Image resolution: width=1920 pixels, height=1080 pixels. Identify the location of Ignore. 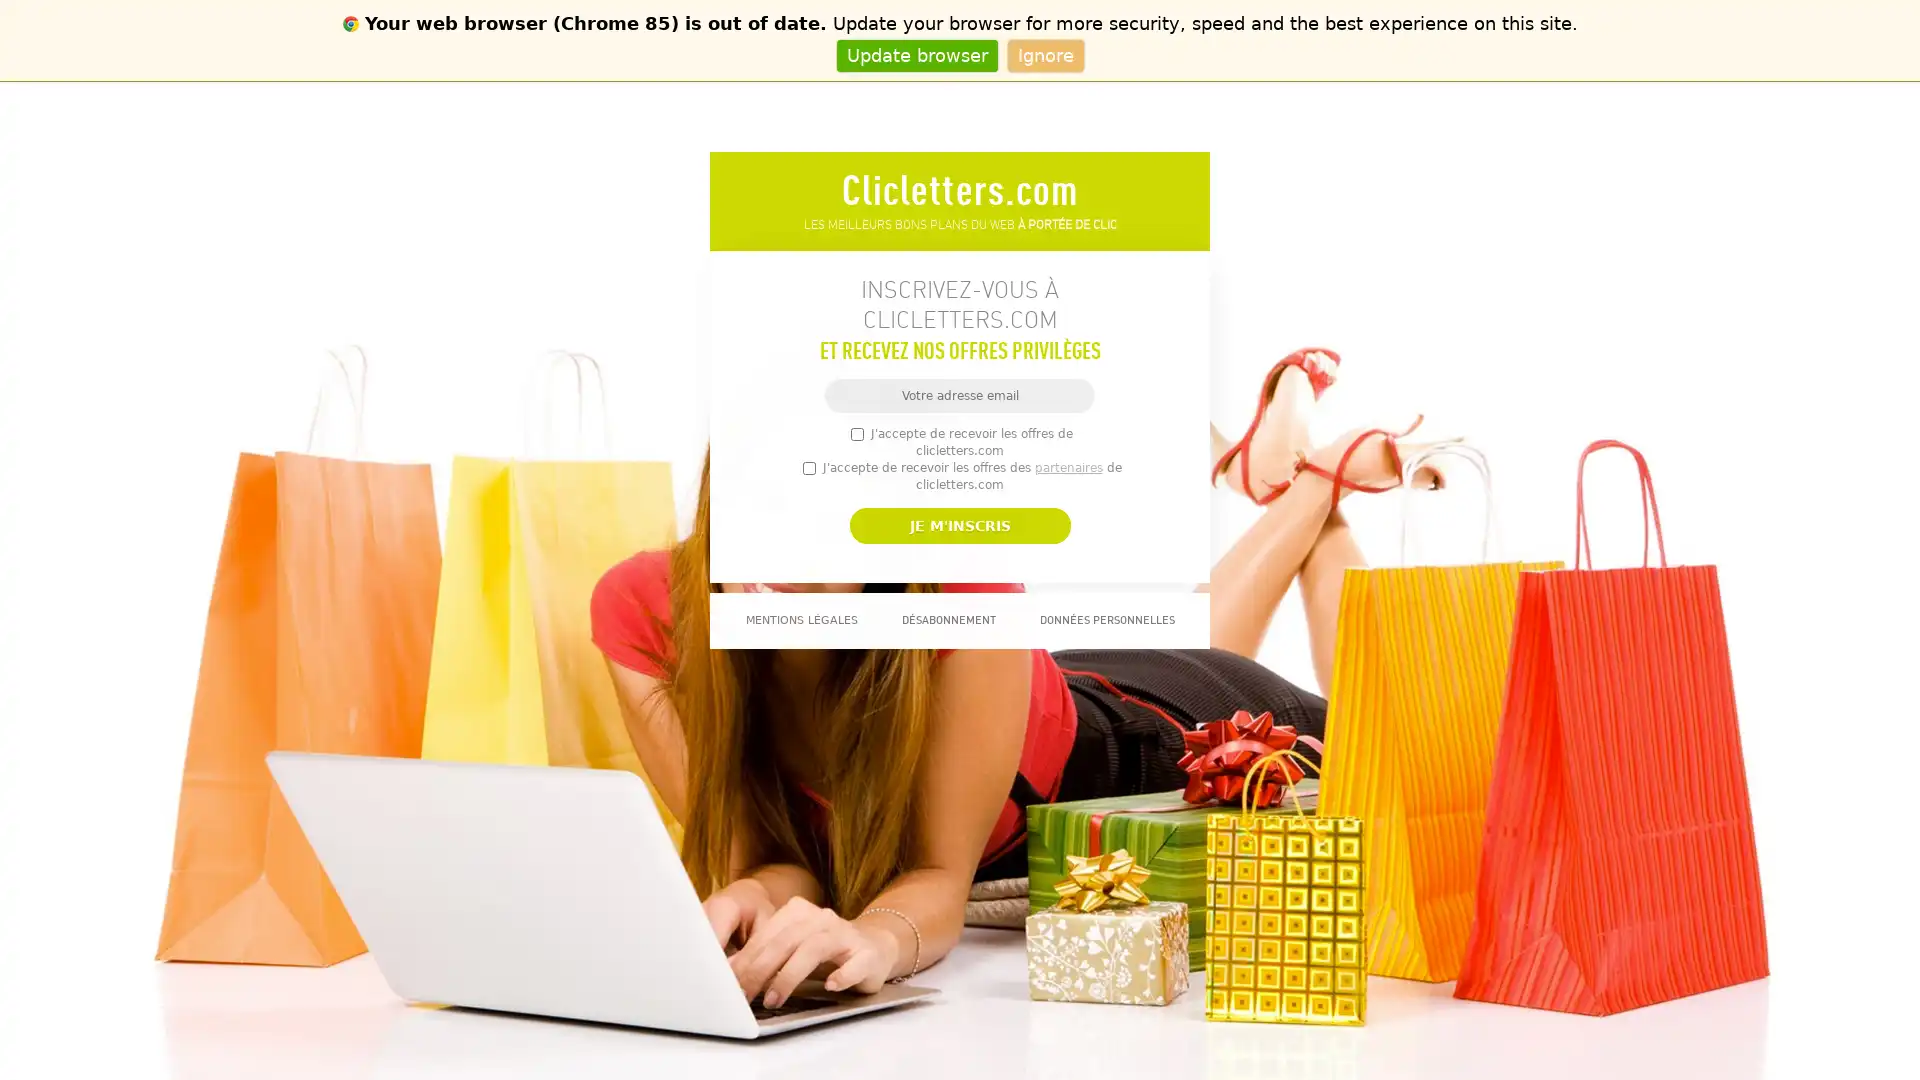
(1044, 54).